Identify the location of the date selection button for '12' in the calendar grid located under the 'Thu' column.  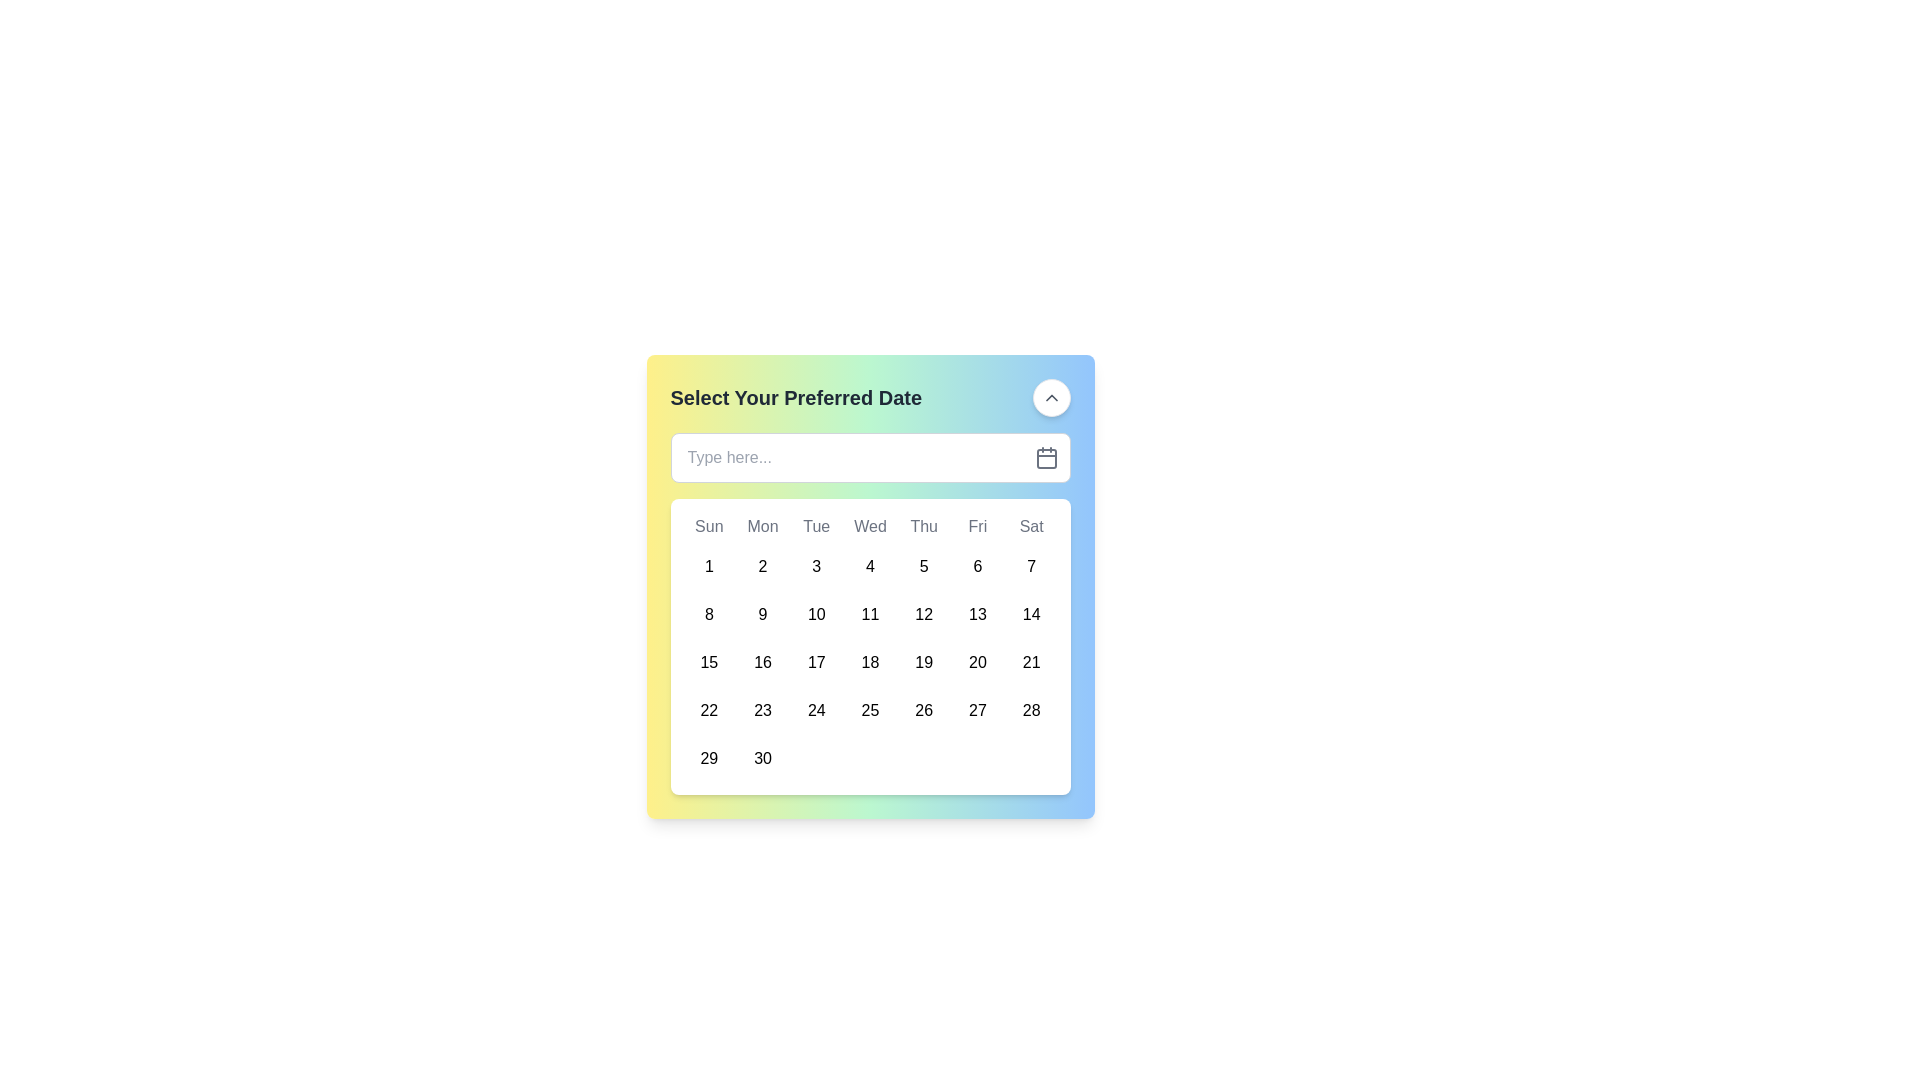
(923, 613).